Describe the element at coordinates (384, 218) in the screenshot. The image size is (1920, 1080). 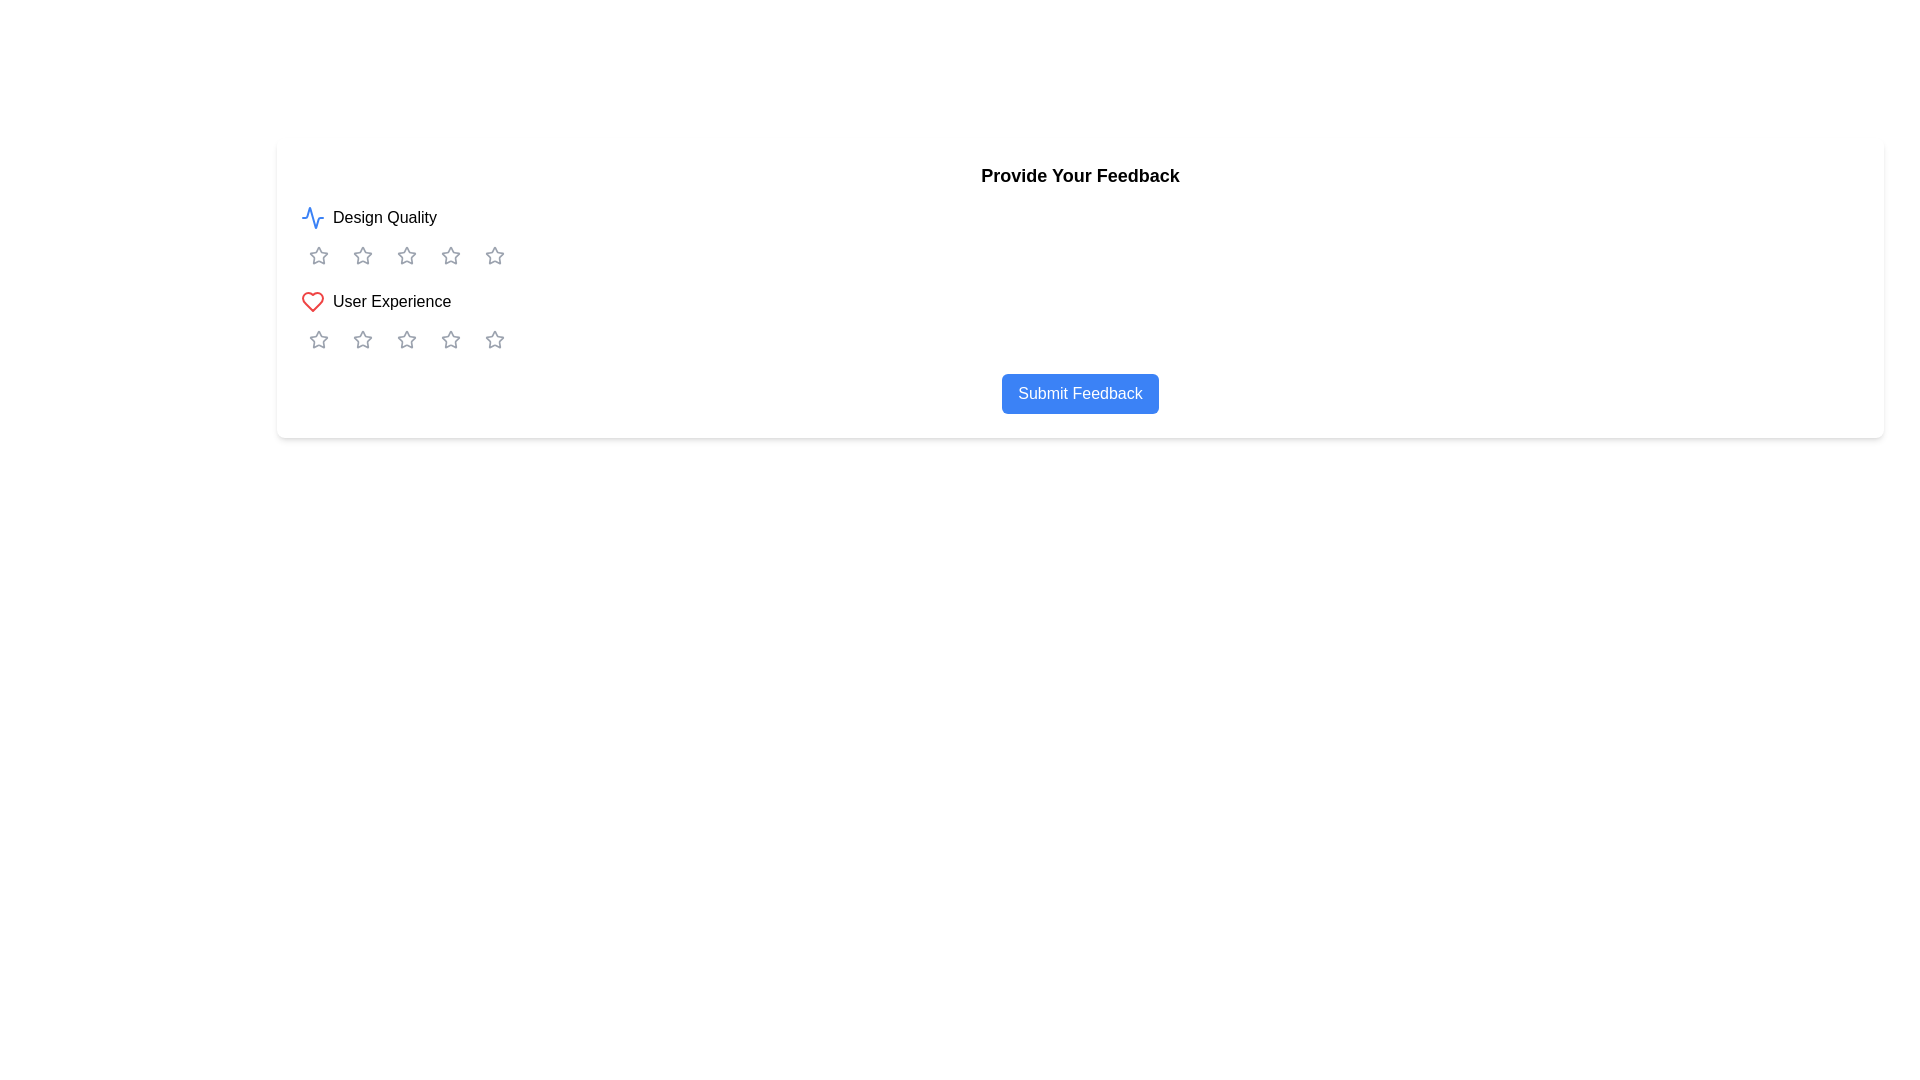
I see `the 'Design Quality' text label, which indicates the ratings below for this aspect and is positioned to the right of a blue waveform icon near the top-left of the feedback form` at that location.